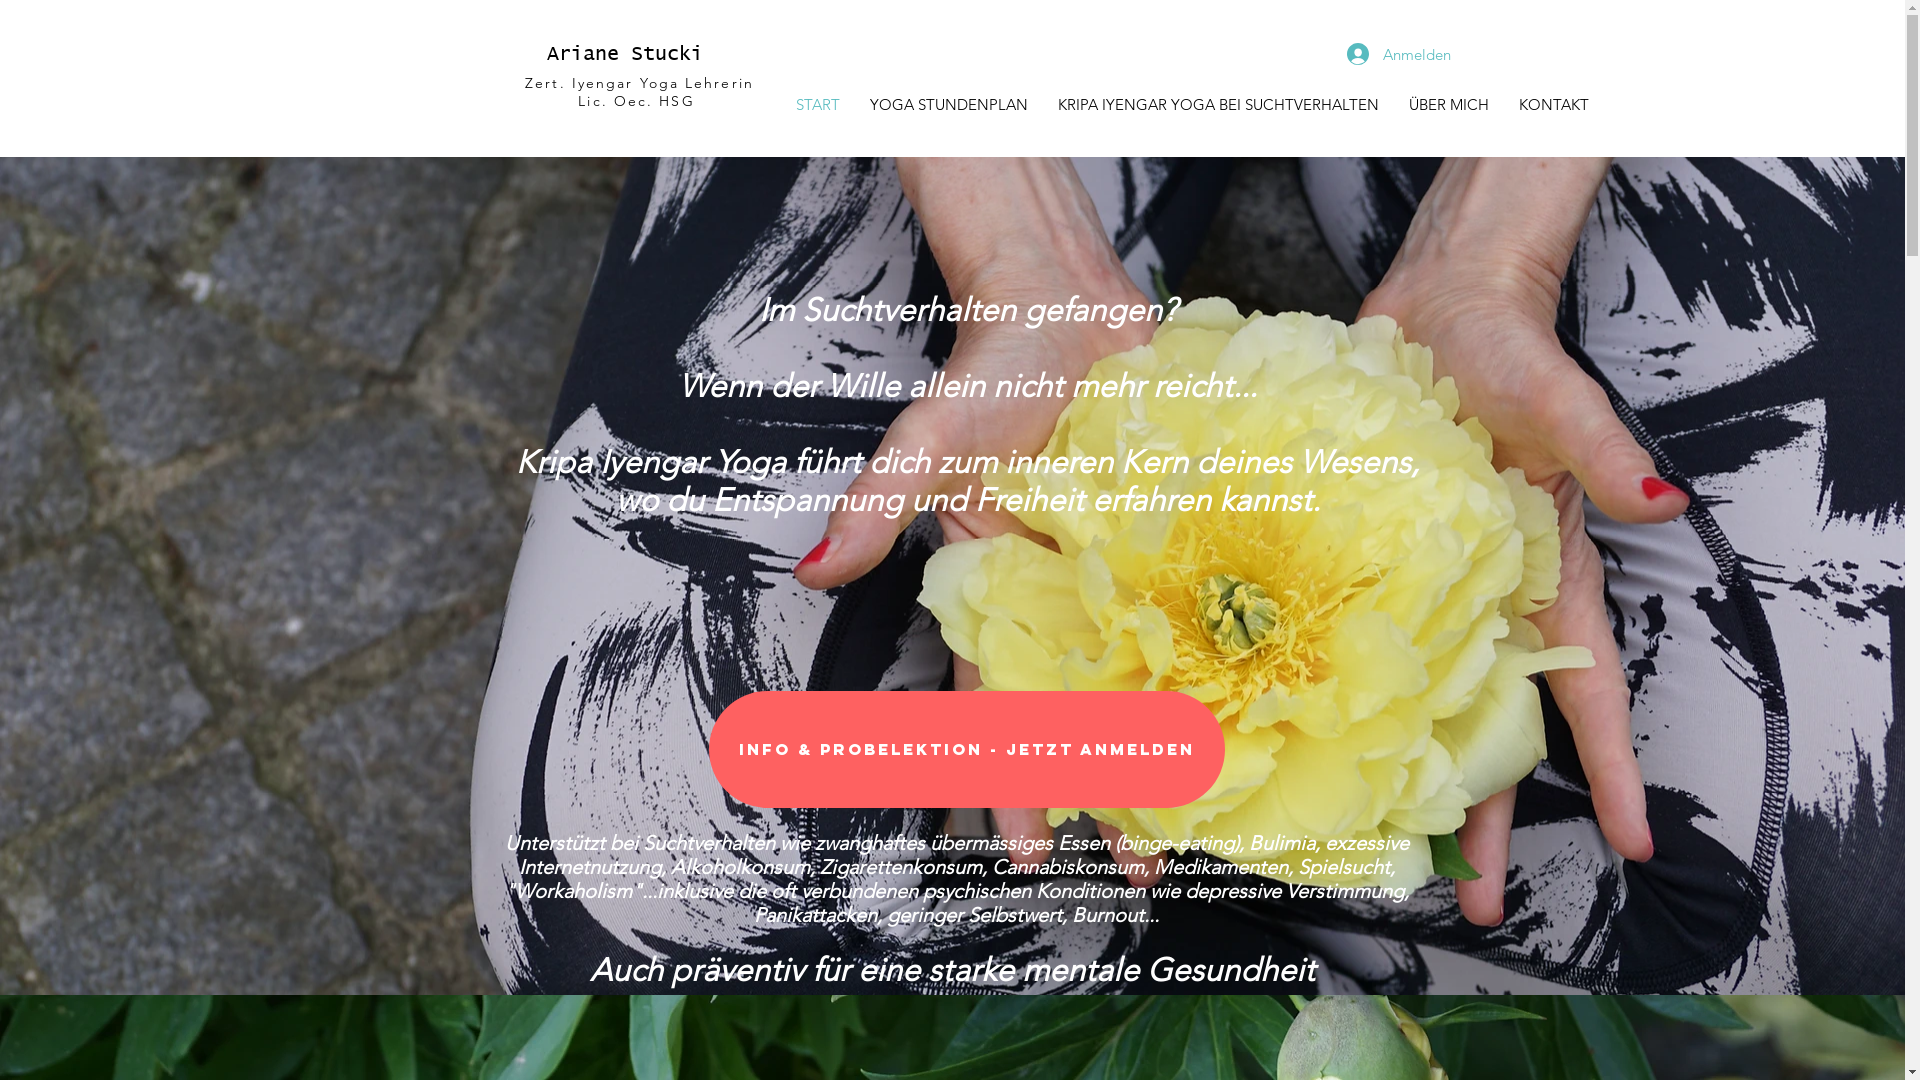  I want to click on 'Info & Probelektion - jetzt anmelden', so click(708, 749).